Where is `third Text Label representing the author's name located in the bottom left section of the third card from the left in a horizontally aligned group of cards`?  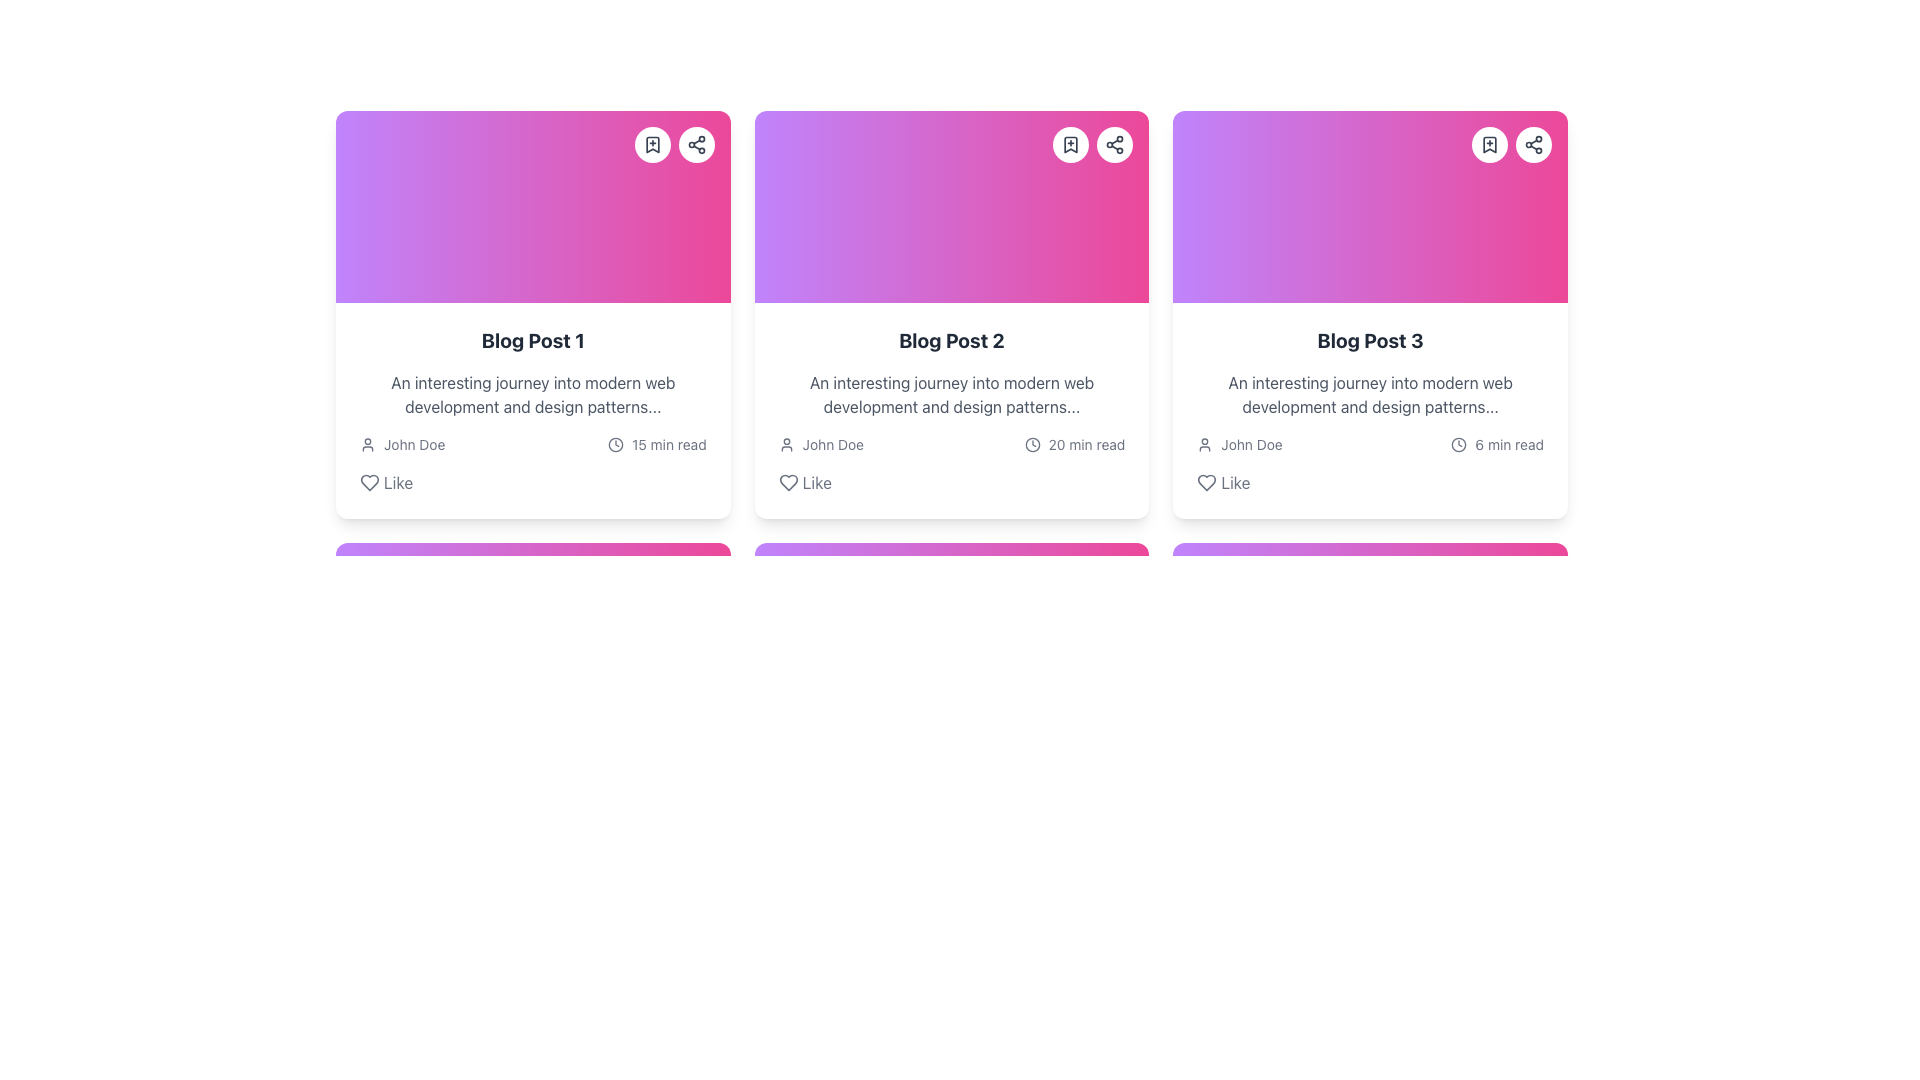
third Text Label representing the author's name located in the bottom left section of the third card from the left in a horizontally aligned group of cards is located at coordinates (1251, 443).